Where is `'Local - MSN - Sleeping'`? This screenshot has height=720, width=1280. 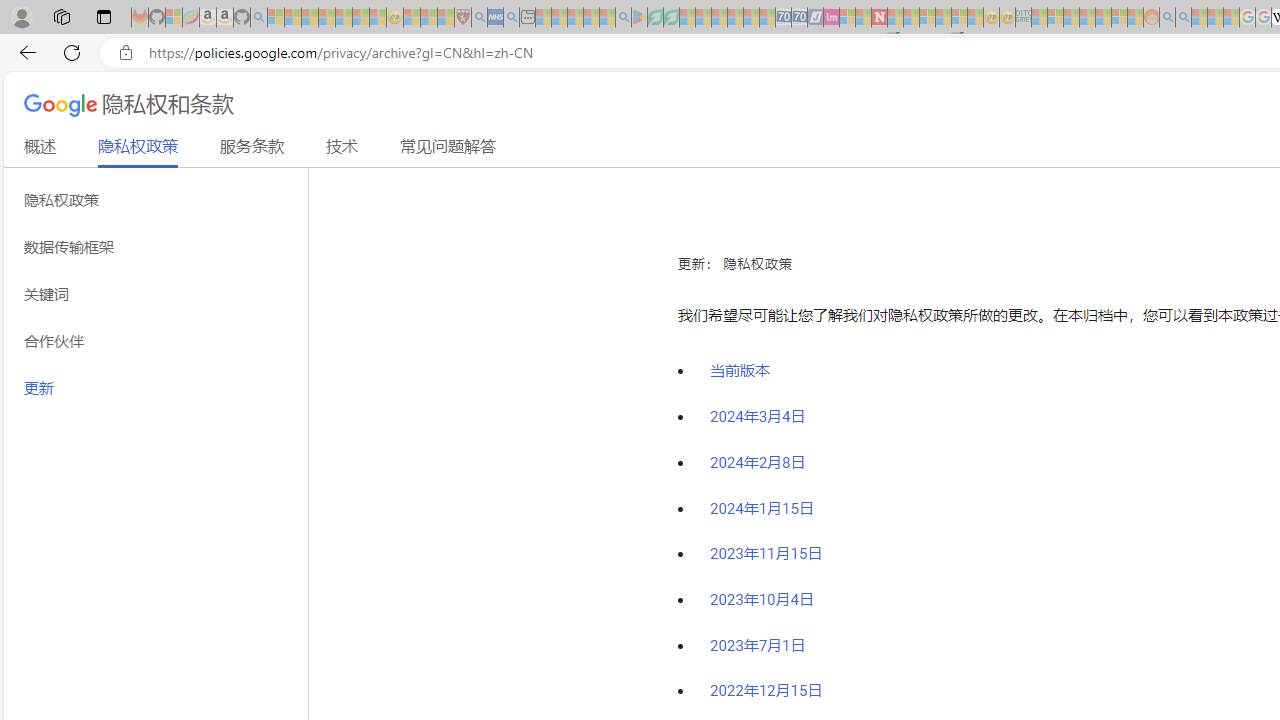 'Local - MSN - Sleeping' is located at coordinates (445, 17).